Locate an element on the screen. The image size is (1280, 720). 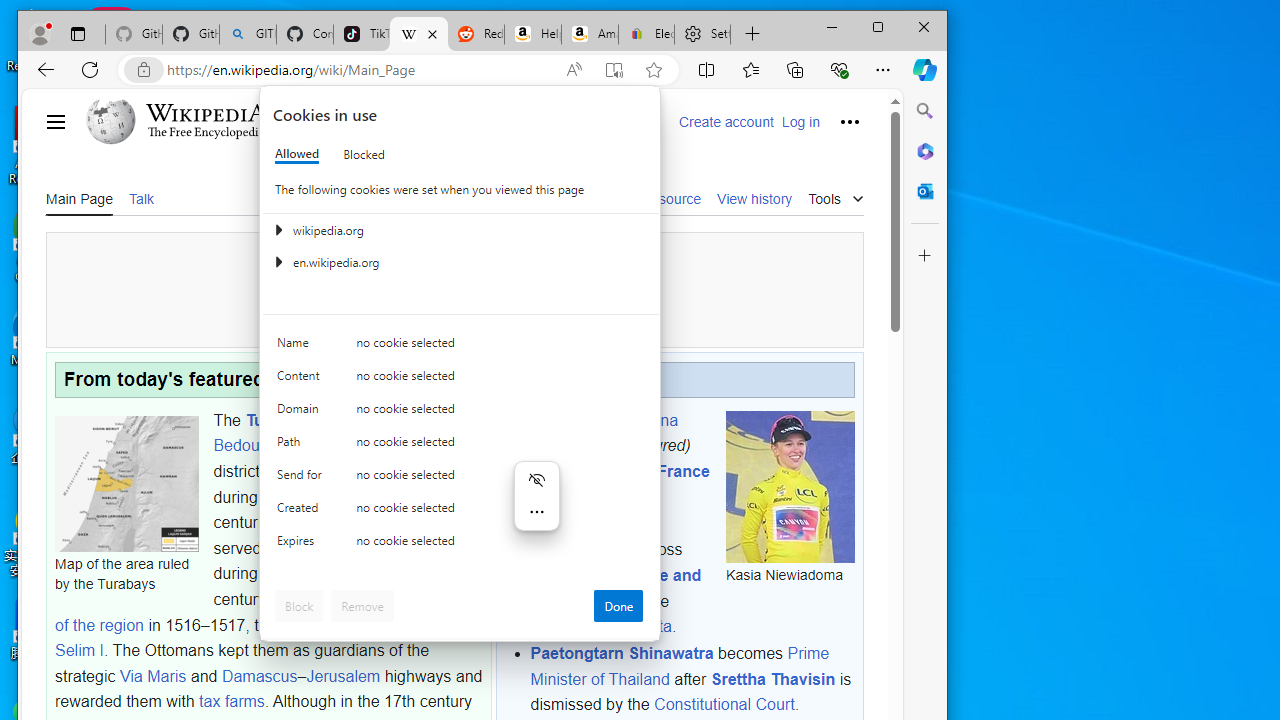
'Block' is located at coordinates (298, 604).